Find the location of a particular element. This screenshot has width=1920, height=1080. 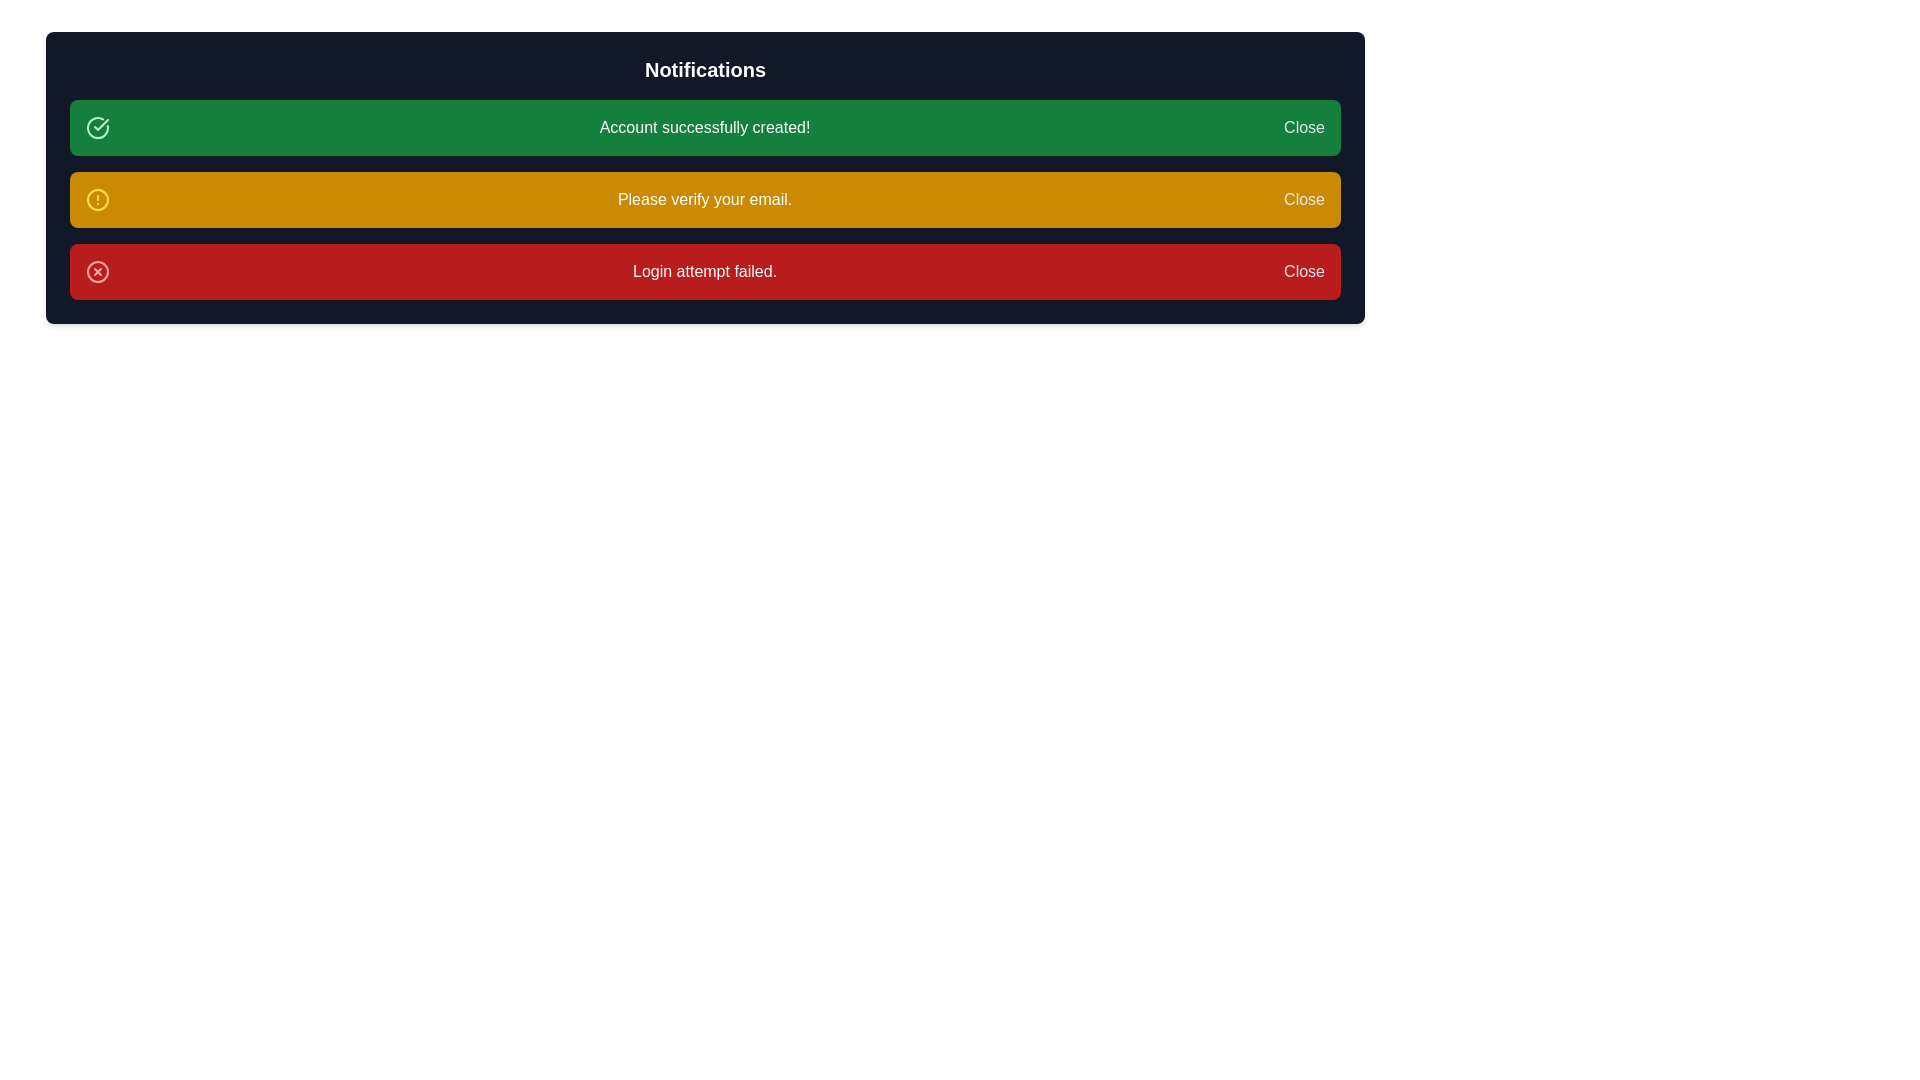

the green circle icon with a white outline and a checkmark inside it, located on the left side of the notification bar that displays 'Account successfully created!' is located at coordinates (96, 127).